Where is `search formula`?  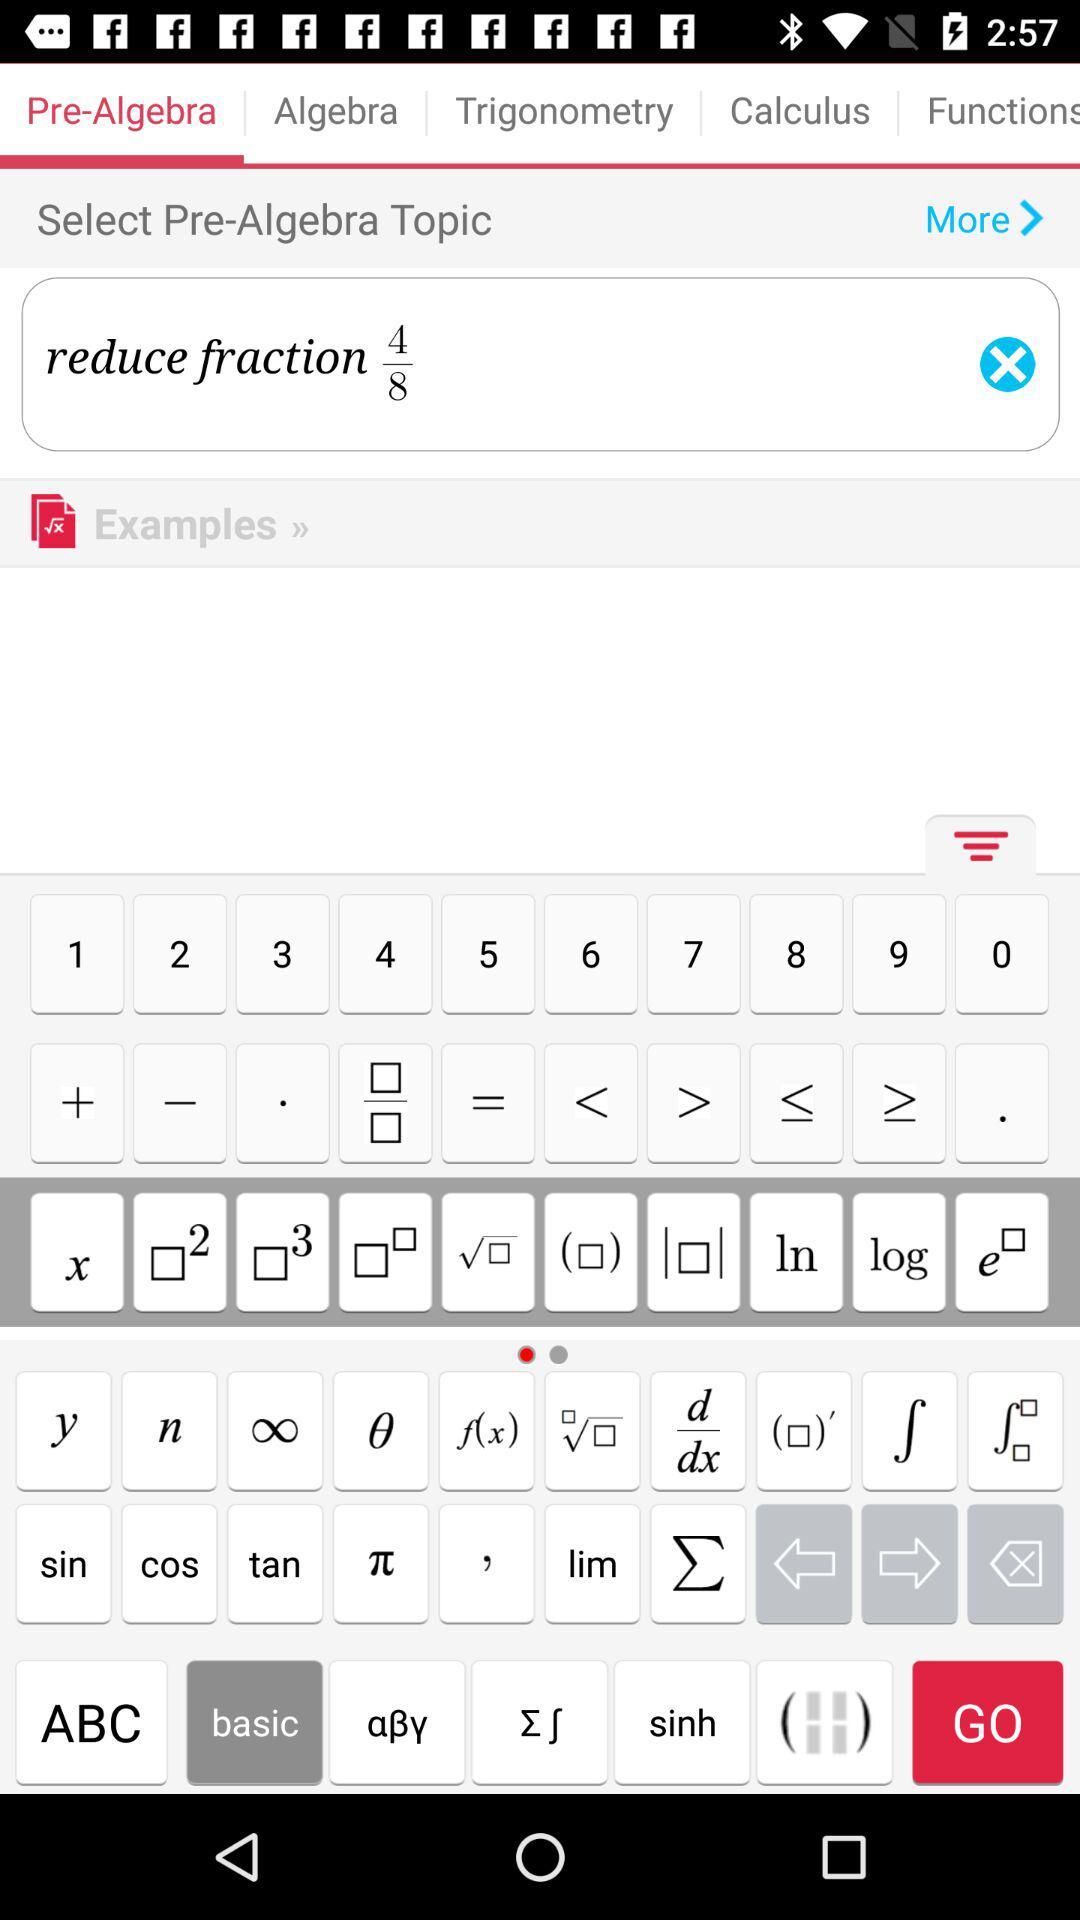 search formula is located at coordinates (697, 1429).